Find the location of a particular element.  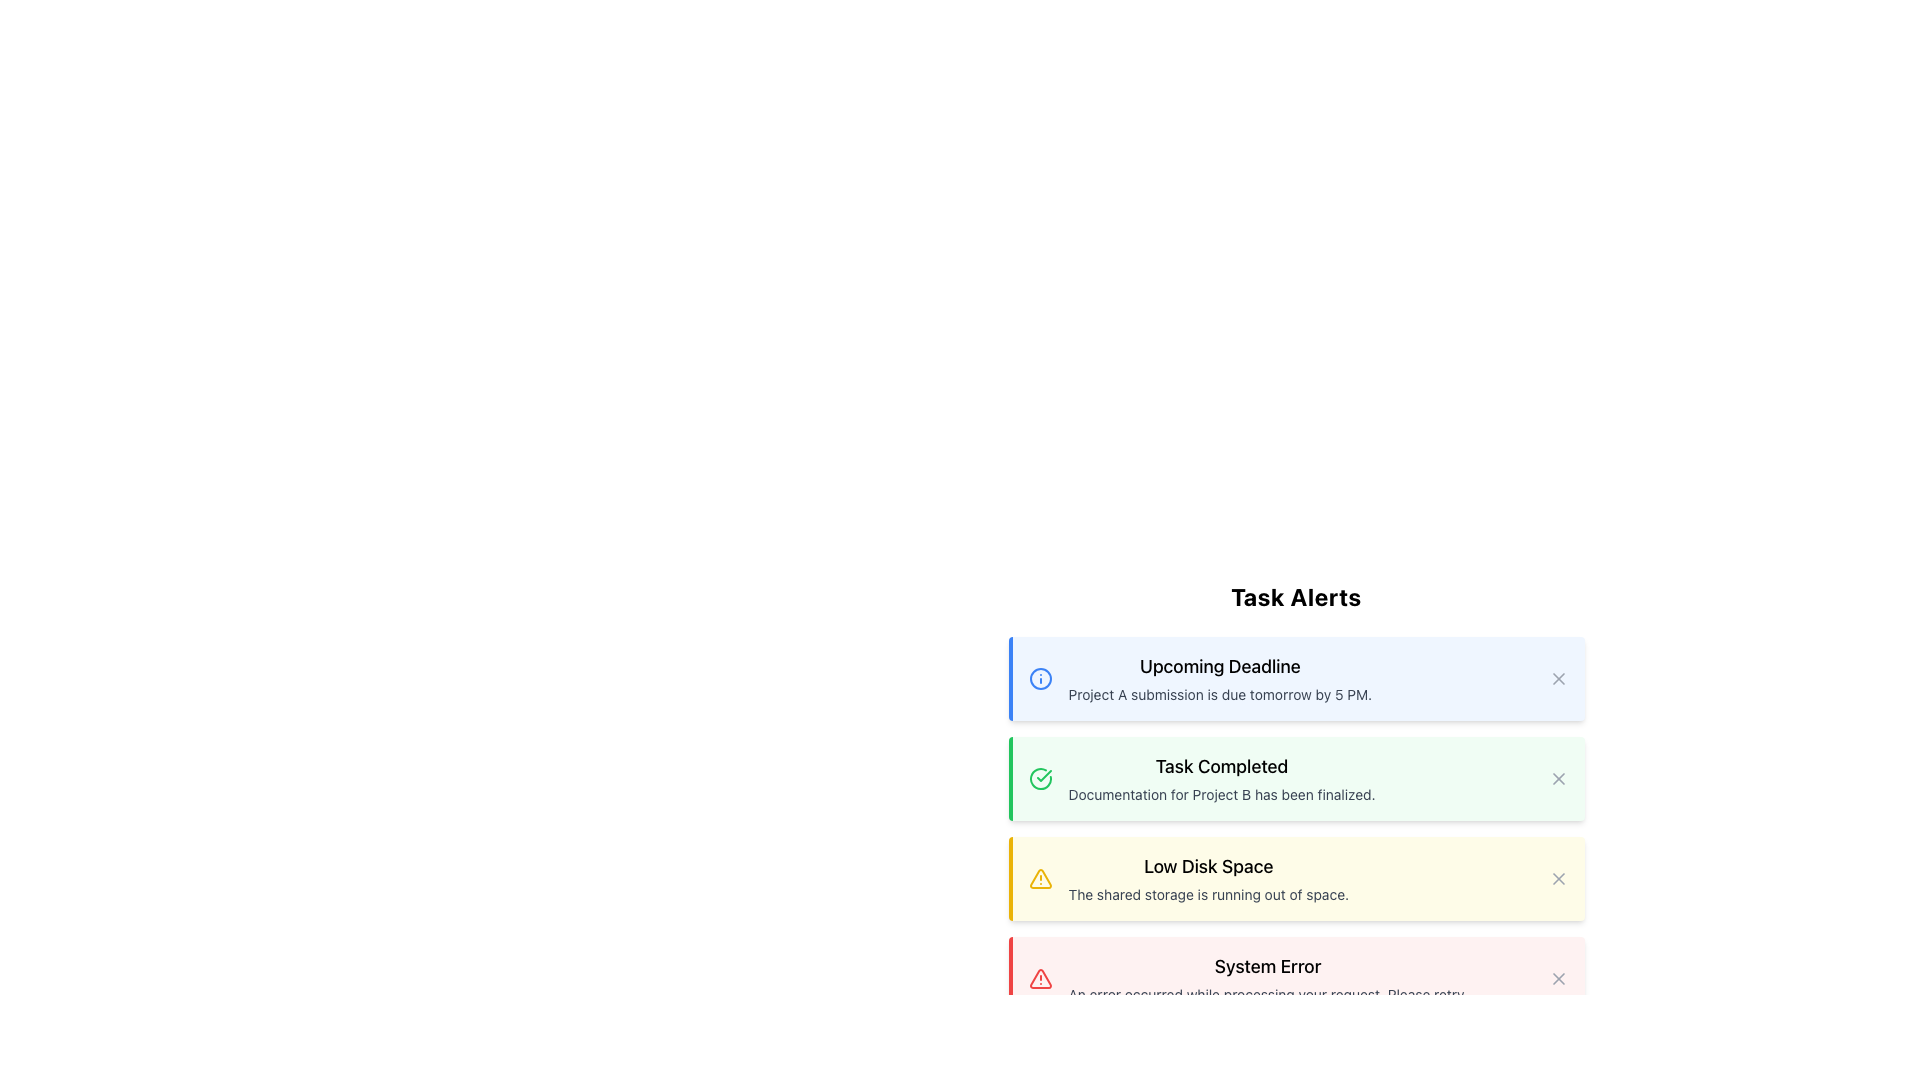

the static text element that displays an error message, located below the title 'System Error' in a red-highlighted section is located at coordinates (1266, 995).